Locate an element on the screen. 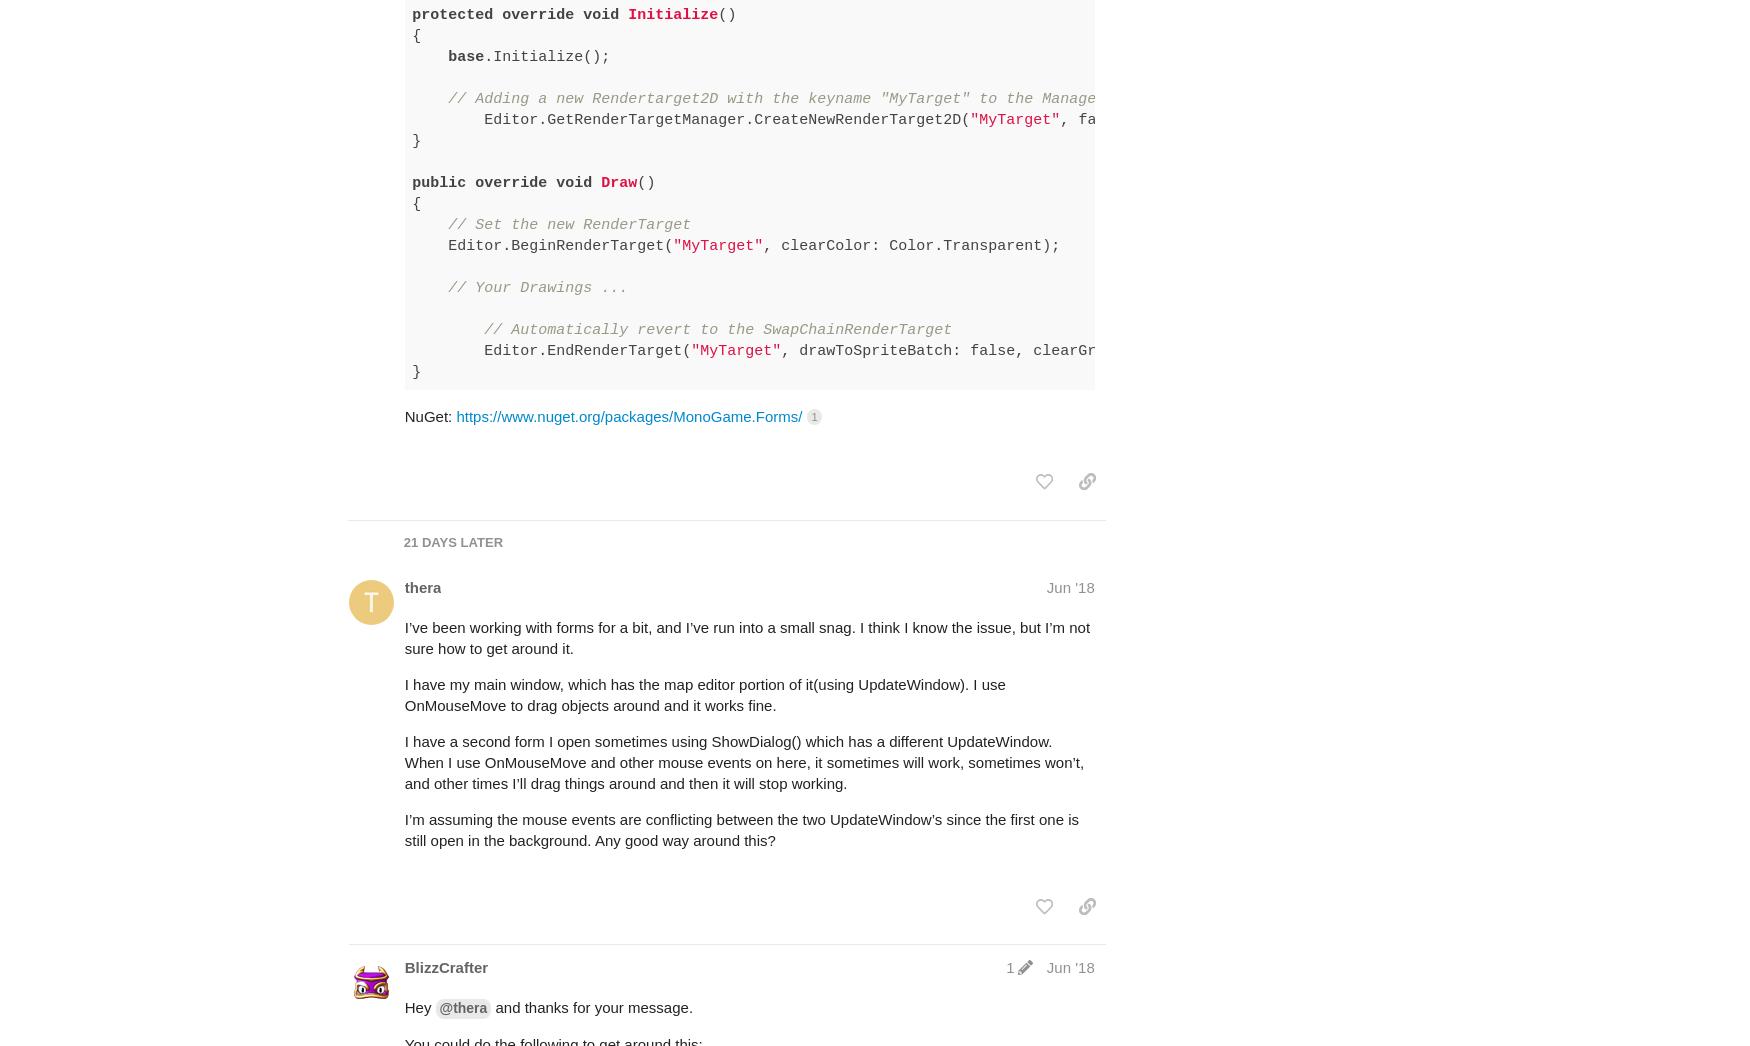 This screenshot has width=1750, height=1046. ', drawToSpriteBatch:' is located at coordinates (875, 273).